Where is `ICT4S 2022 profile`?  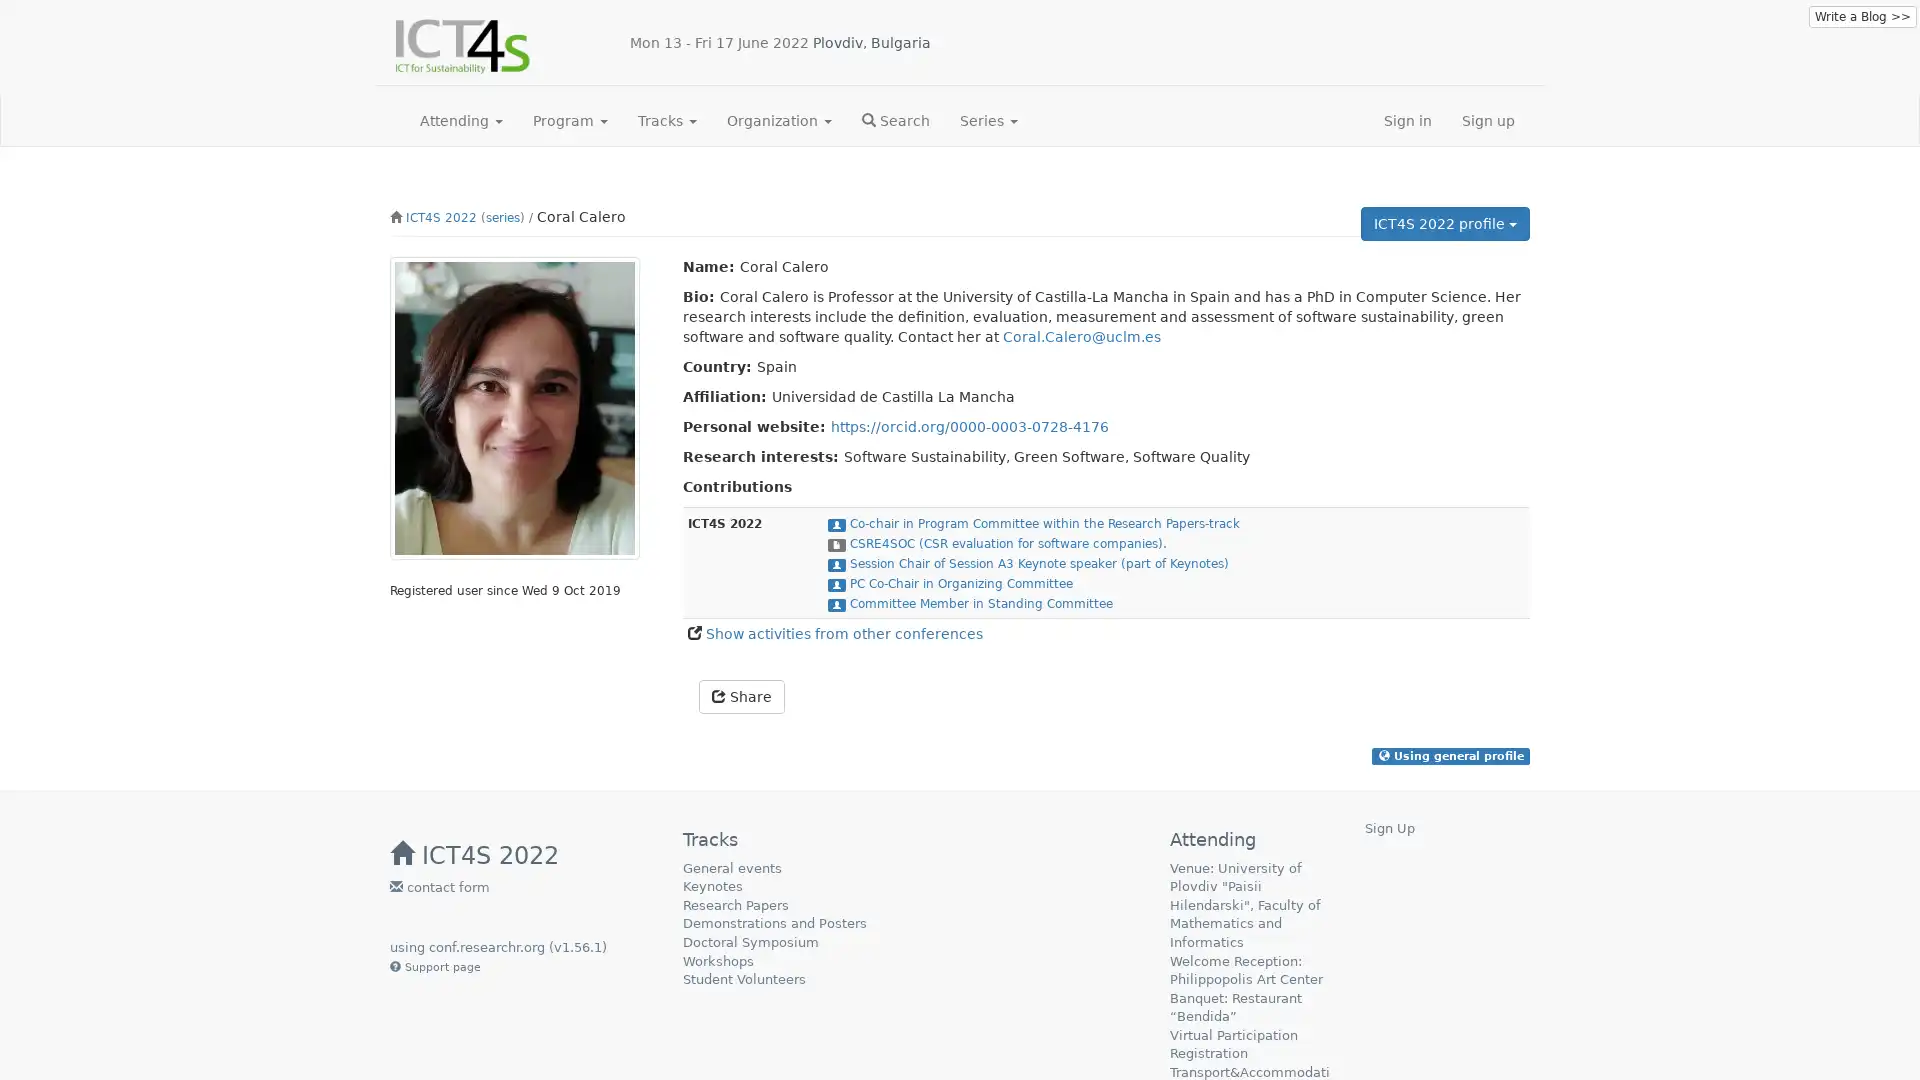 ICT4S 2022 profile is located at coordinates (1445, 223).